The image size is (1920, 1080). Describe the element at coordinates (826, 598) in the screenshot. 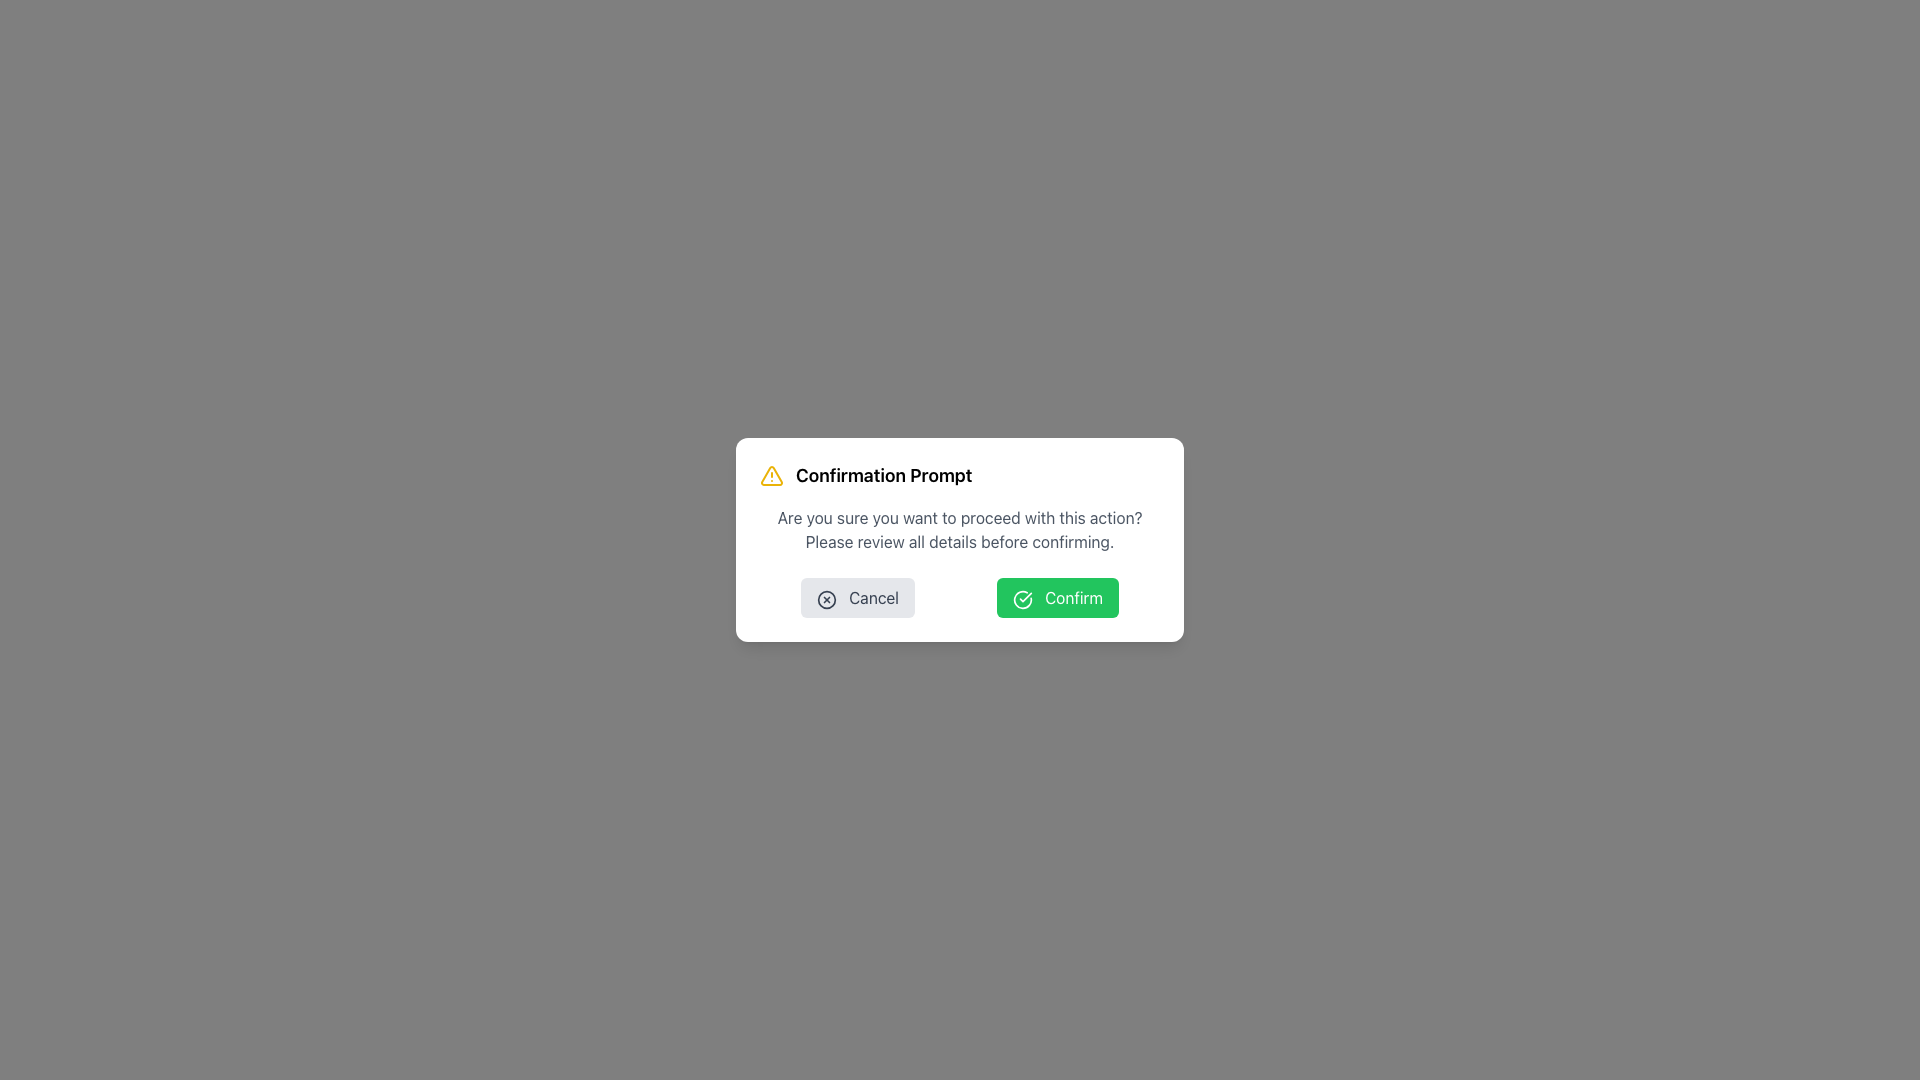

I see `the circular icon with a cross mark, which is located to the left of the Cancel button on the confirmation prompt` at that location.